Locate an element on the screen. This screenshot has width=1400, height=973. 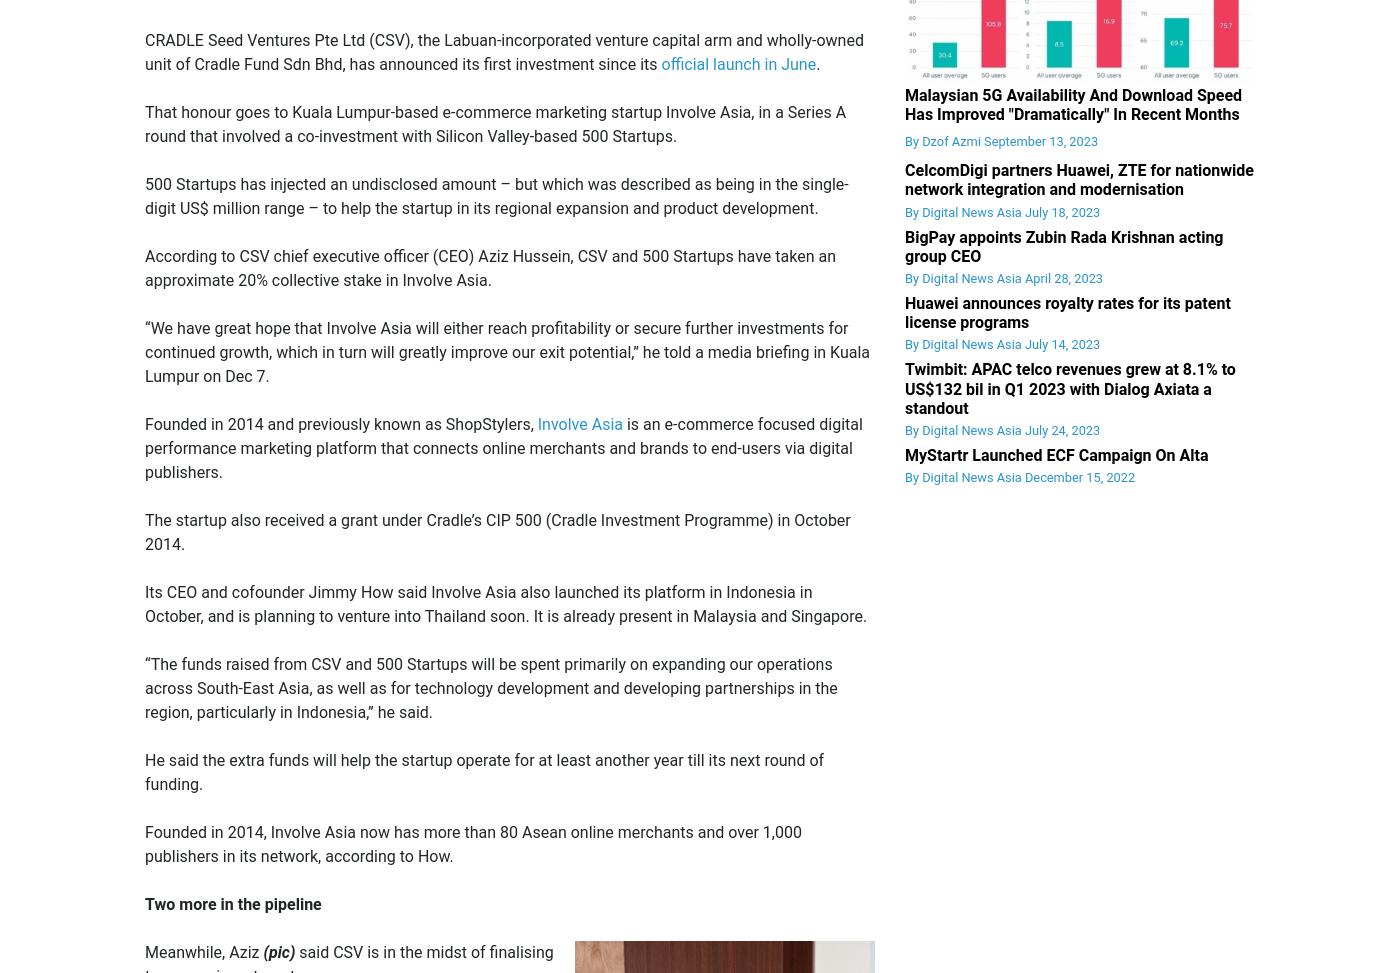
'Its CEO and cofounder Jimmy How said Involve Asia also launched its platform in Indonesia in October, and is planning to venture into Thailand soon. It is already present in Malaysia and Singapore.' is located at coordinates (505, 603).